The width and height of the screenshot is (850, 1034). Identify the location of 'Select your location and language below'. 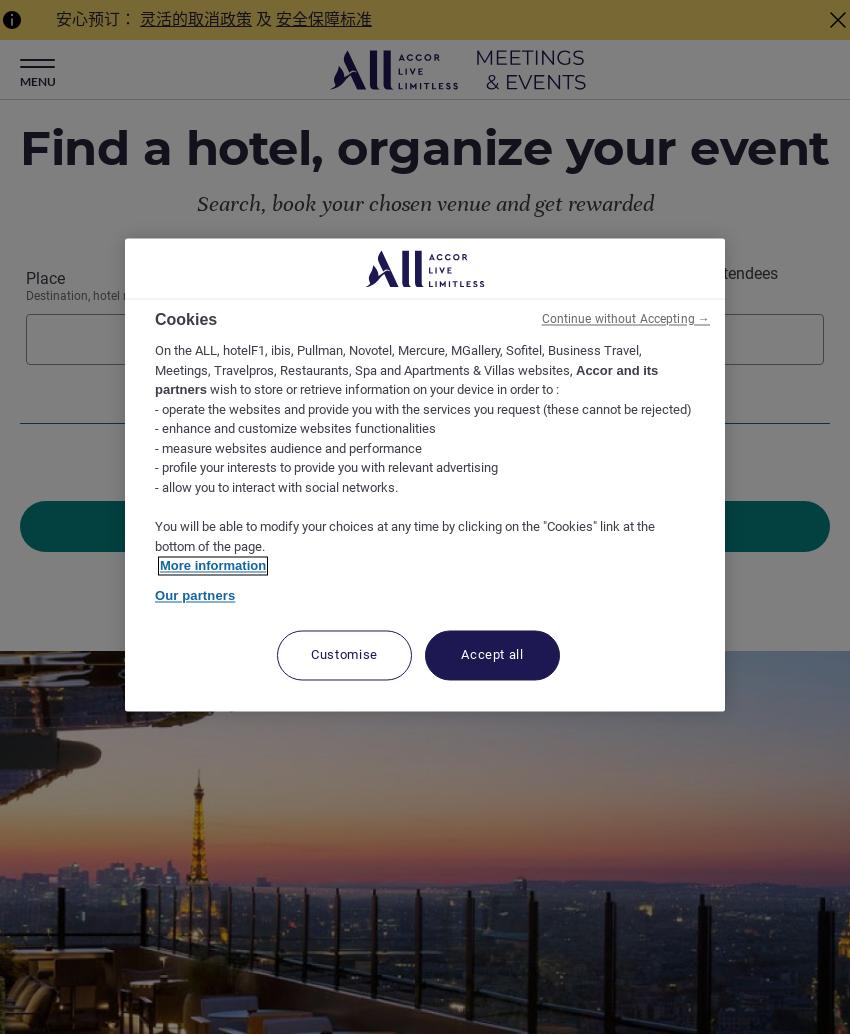
(264, 860).